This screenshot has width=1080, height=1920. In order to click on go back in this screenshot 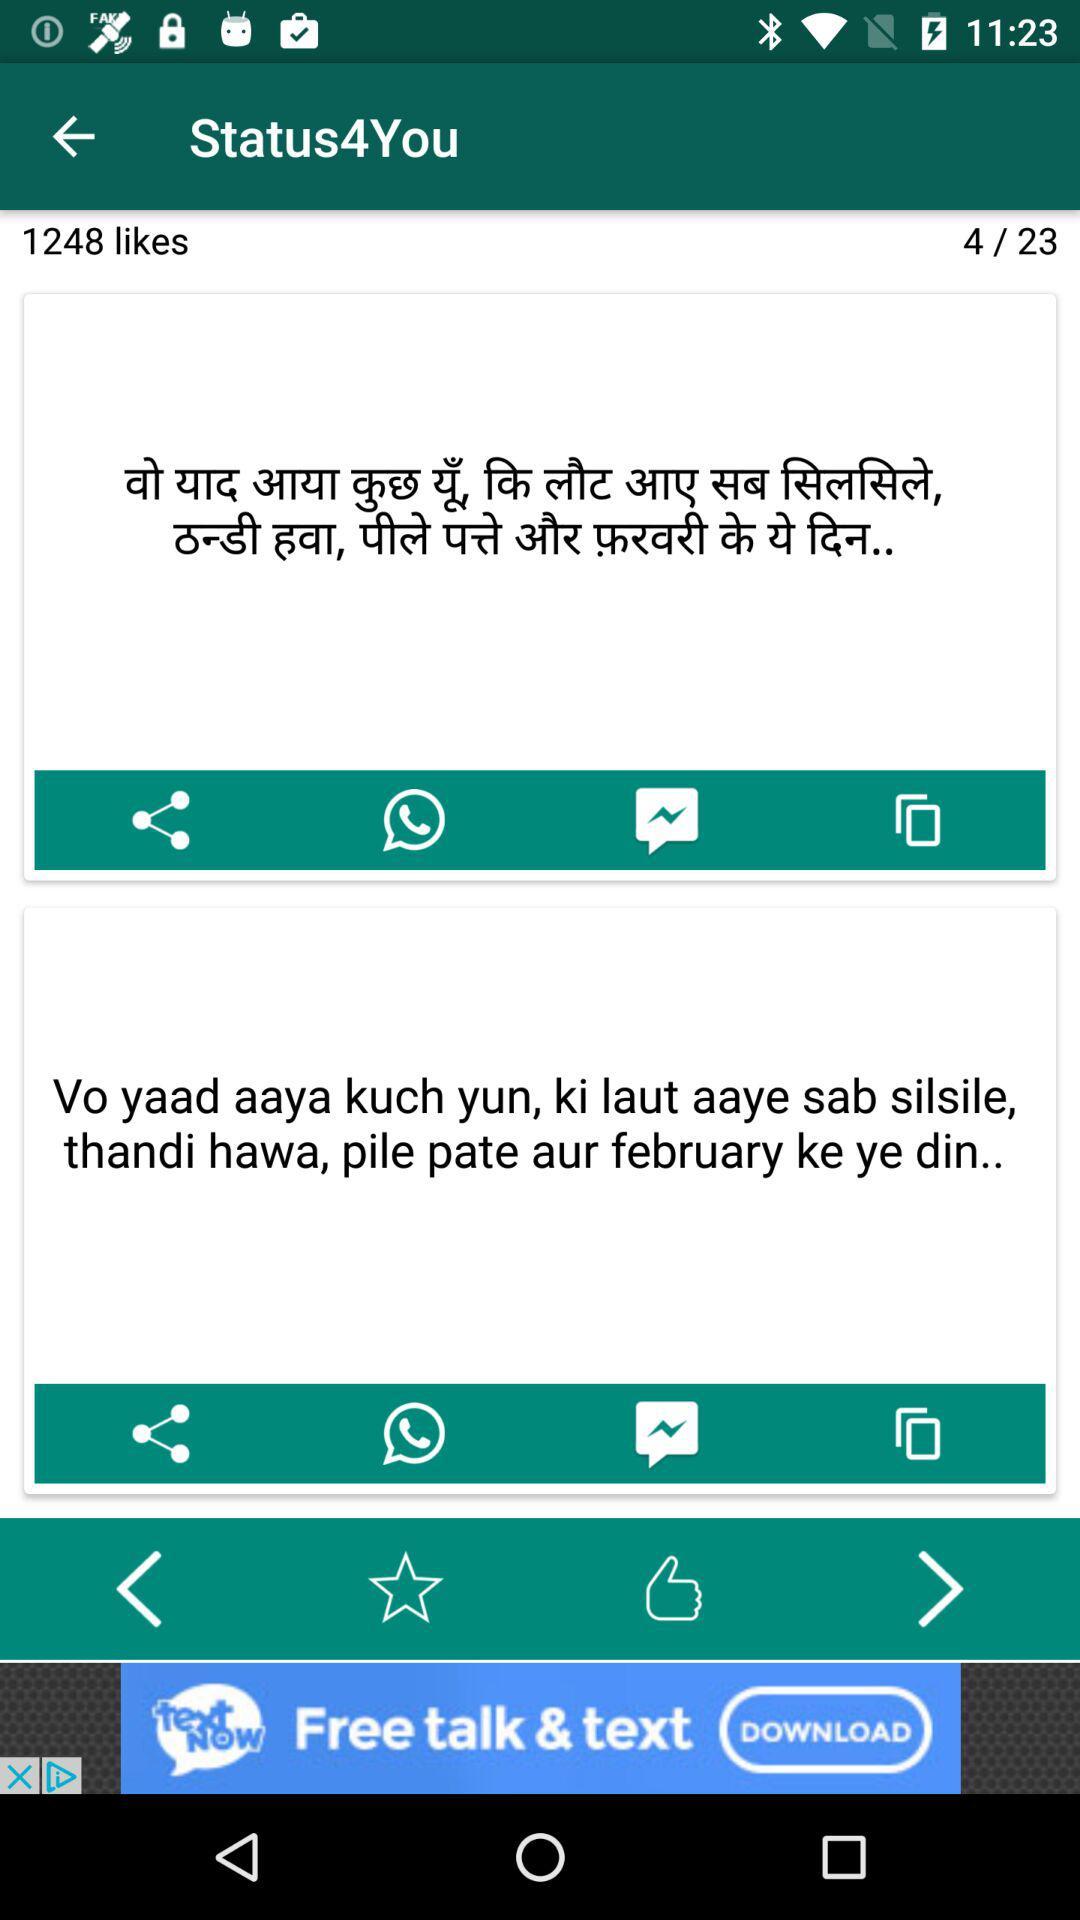, I will do `click(137, 1587)`.